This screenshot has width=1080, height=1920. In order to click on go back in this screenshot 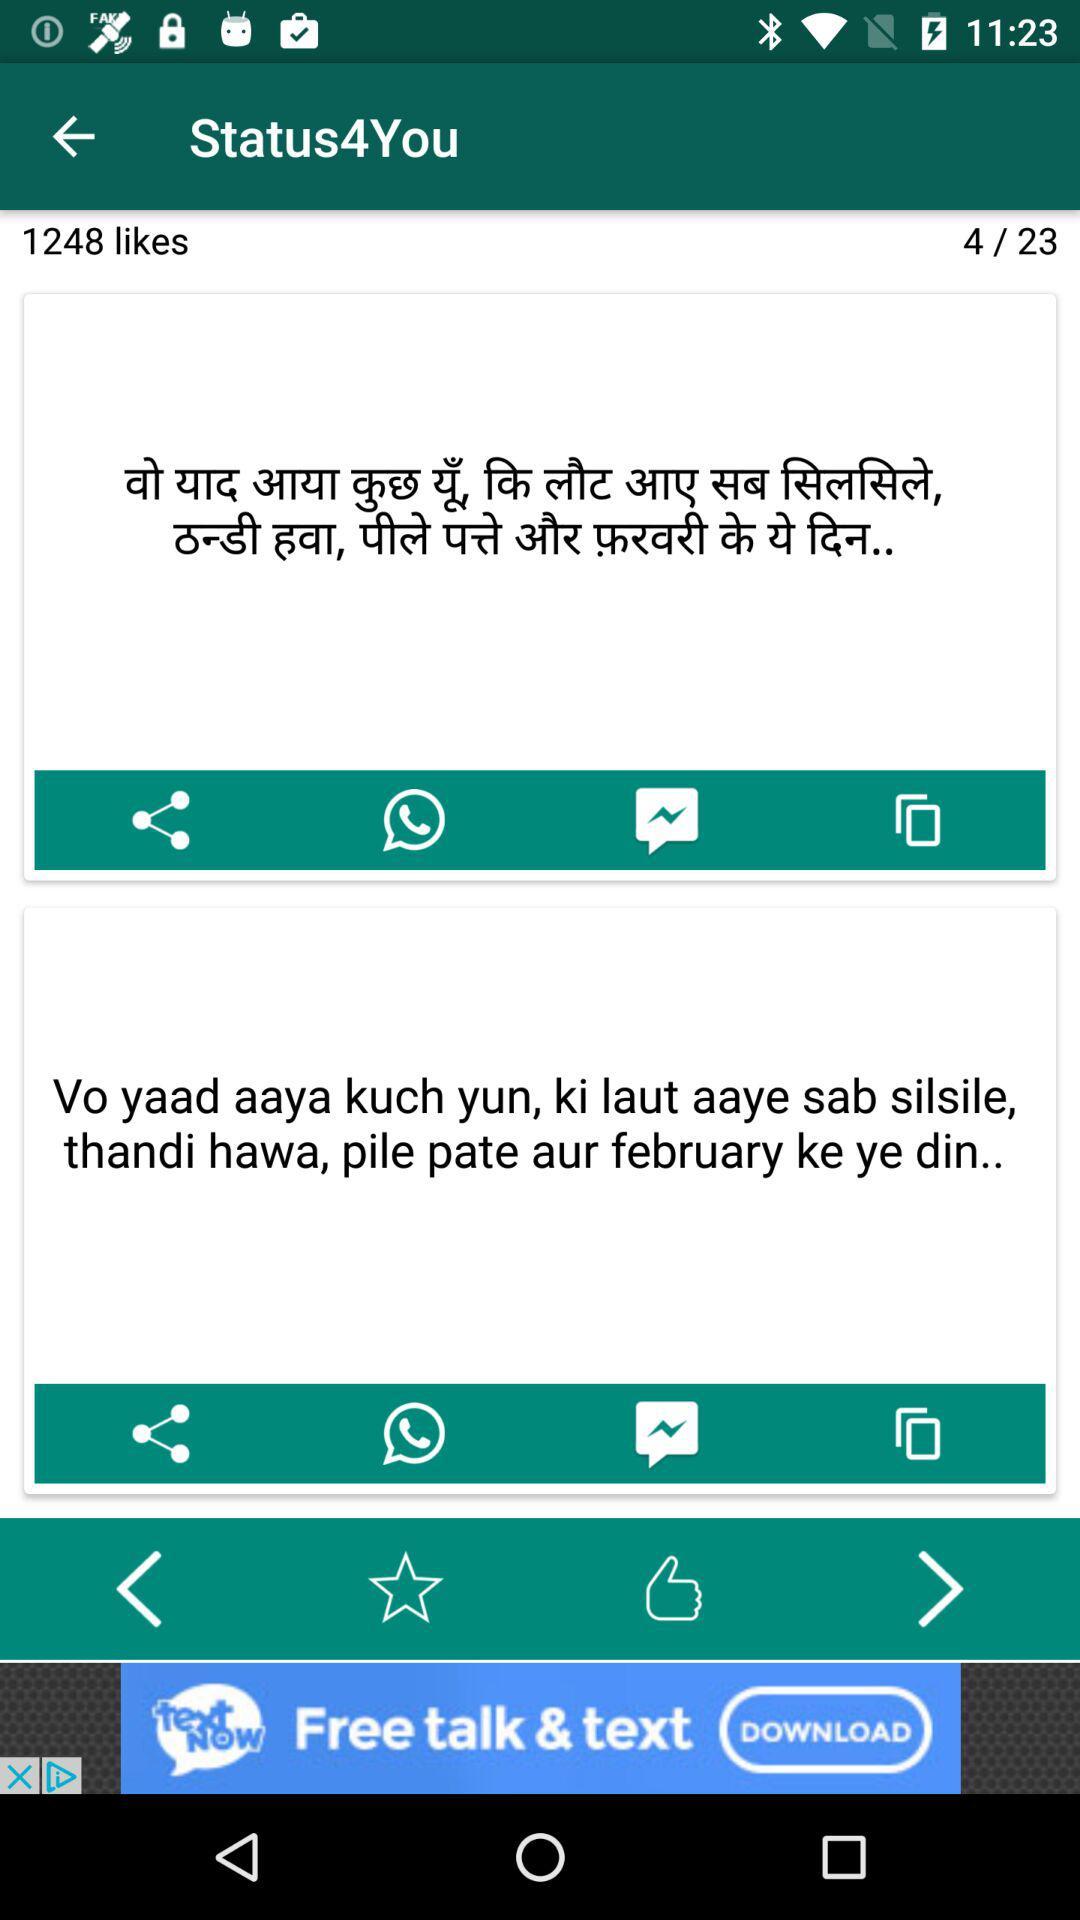, I will do `click(137, 1587)`.